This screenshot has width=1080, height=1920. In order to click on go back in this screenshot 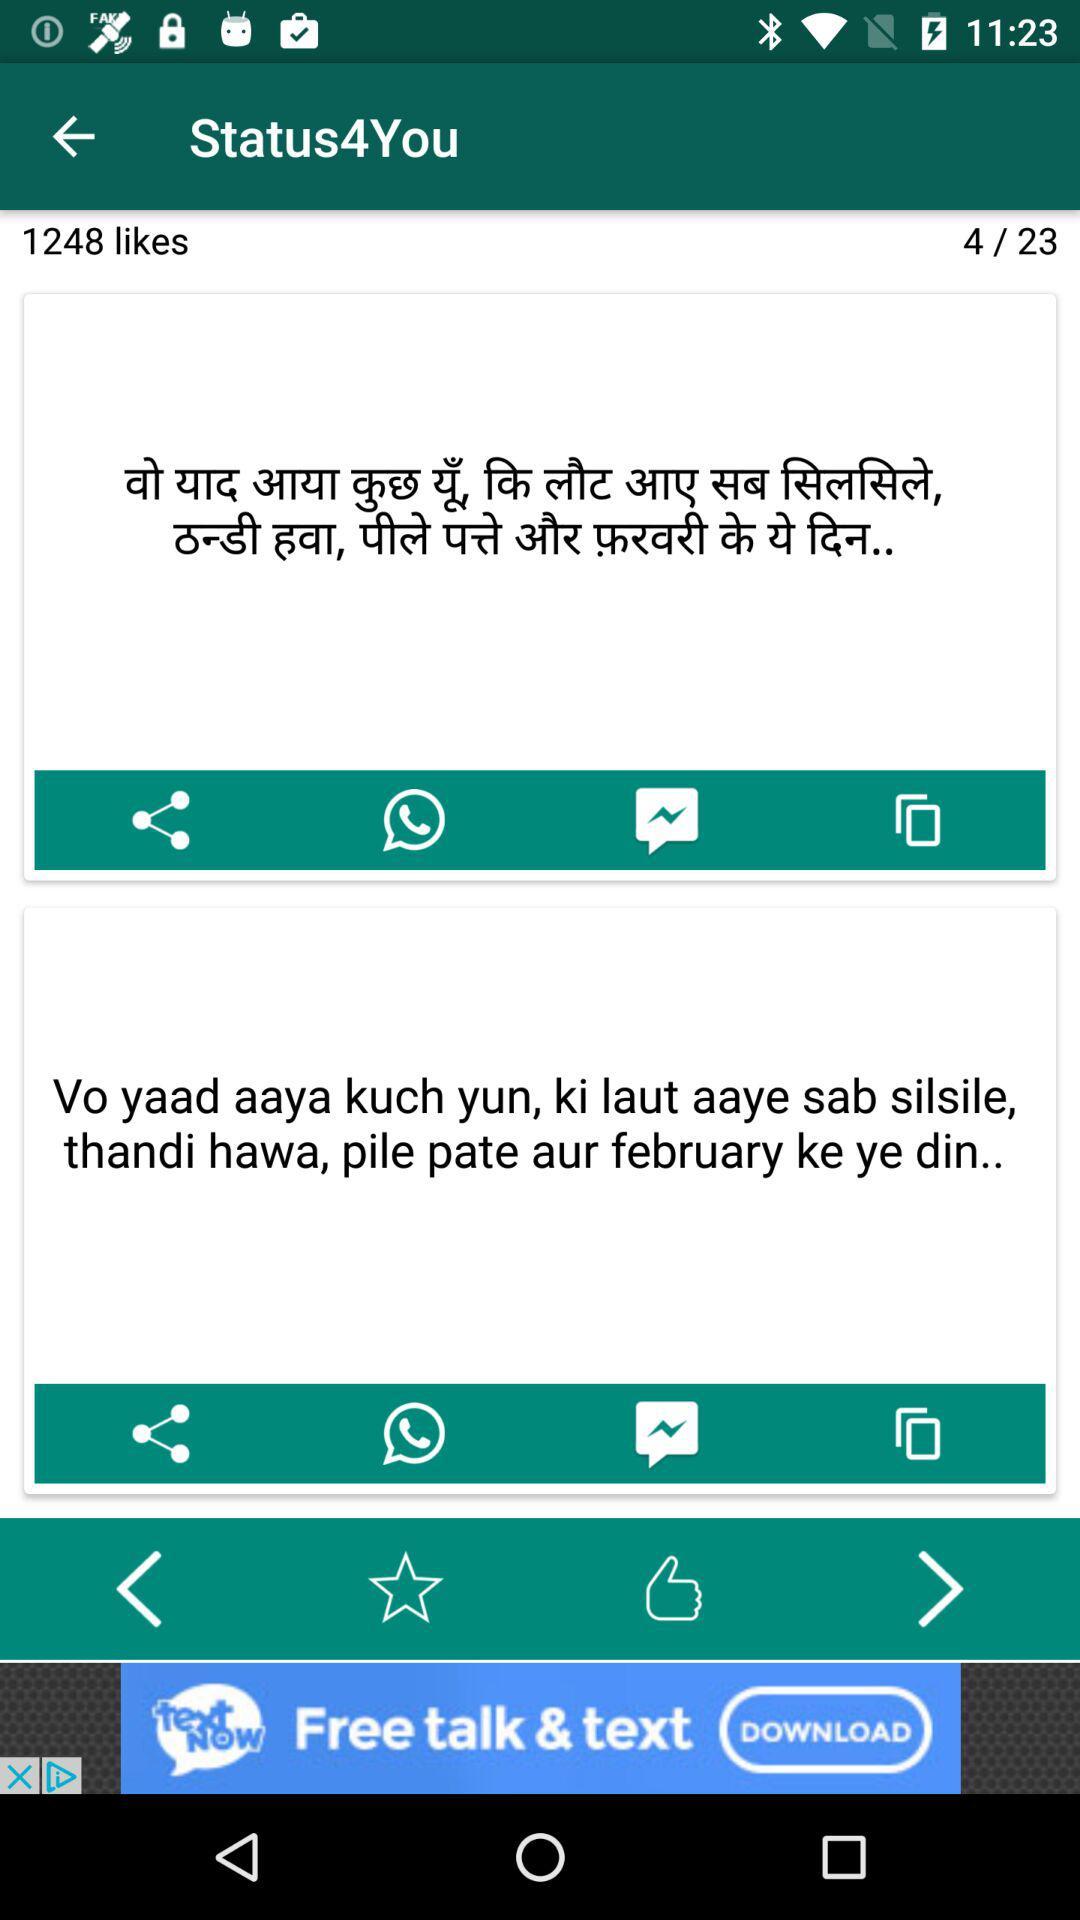, I will do `click(137, 1587)`.